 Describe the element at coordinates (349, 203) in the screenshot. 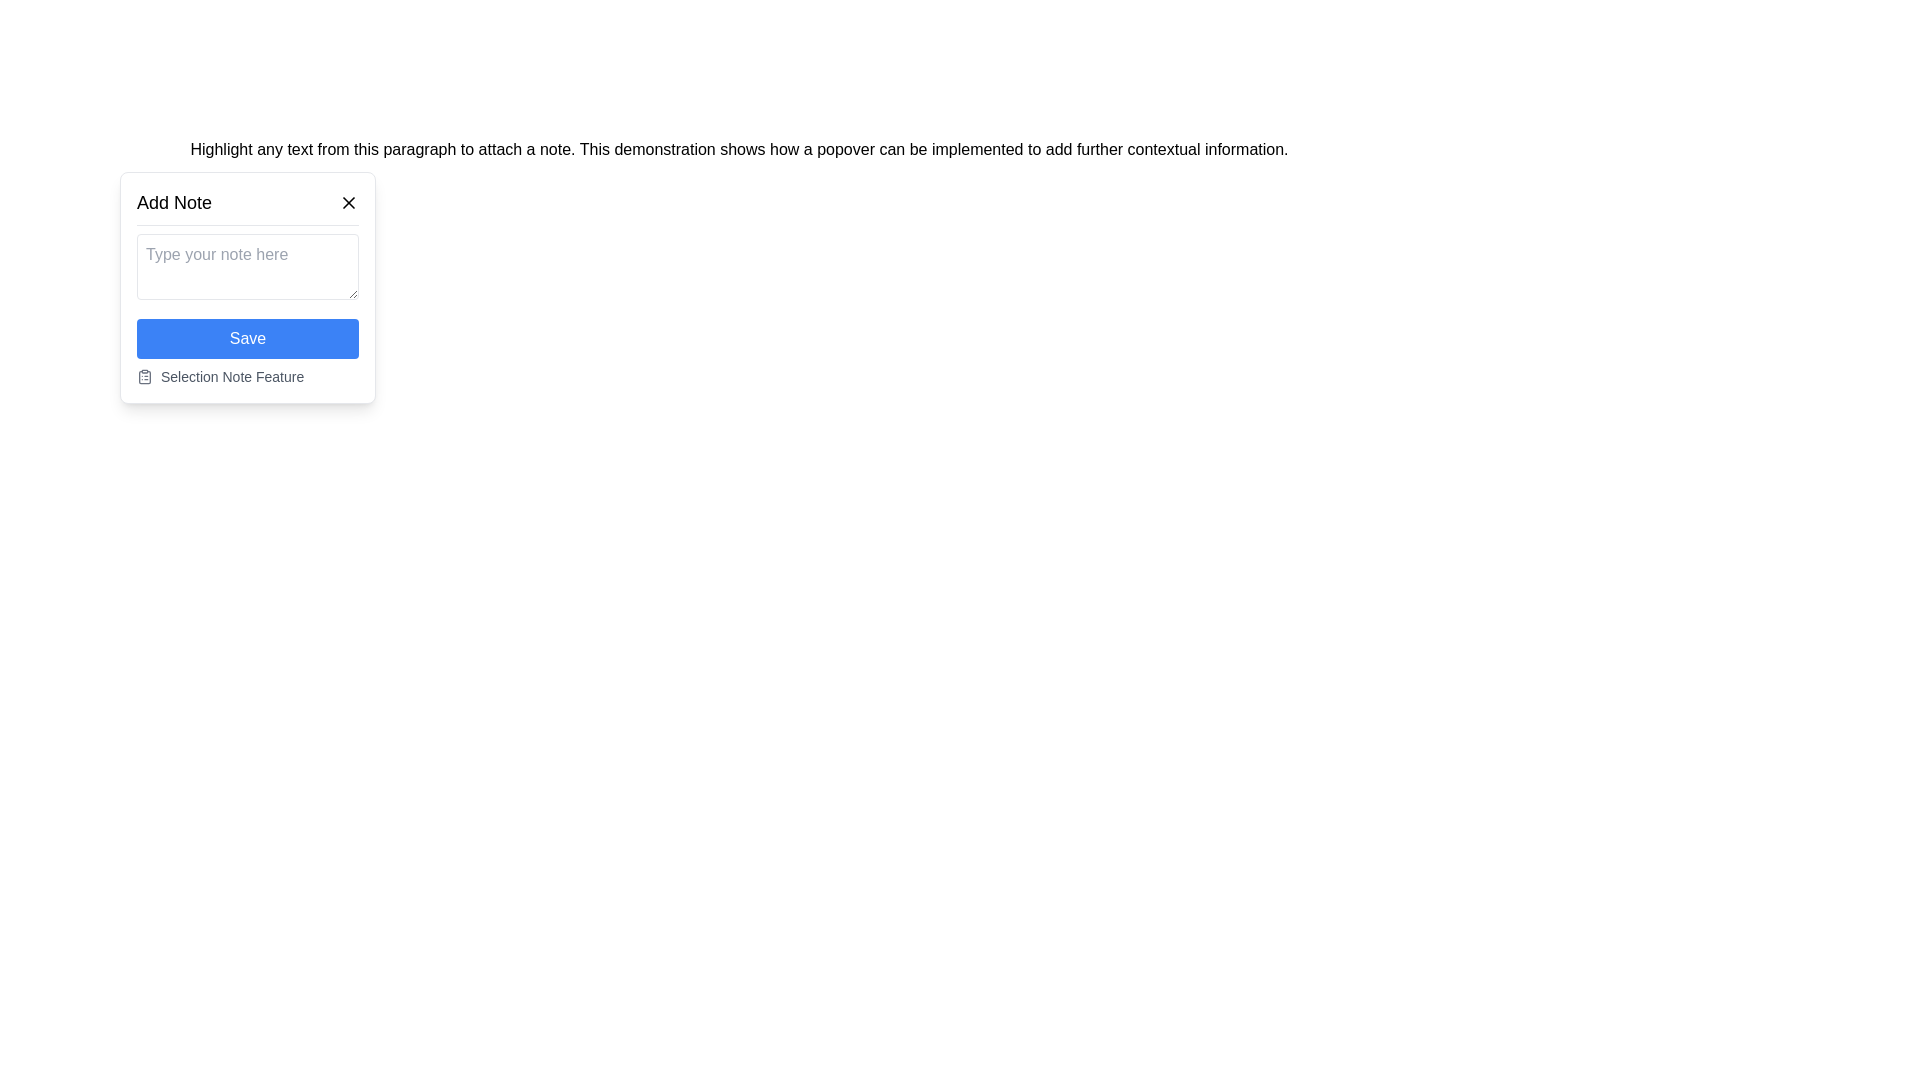

I see `the close button, represented by an 'X' icon, located at the right end of the header section of the 'Add Note' popup` at that location.